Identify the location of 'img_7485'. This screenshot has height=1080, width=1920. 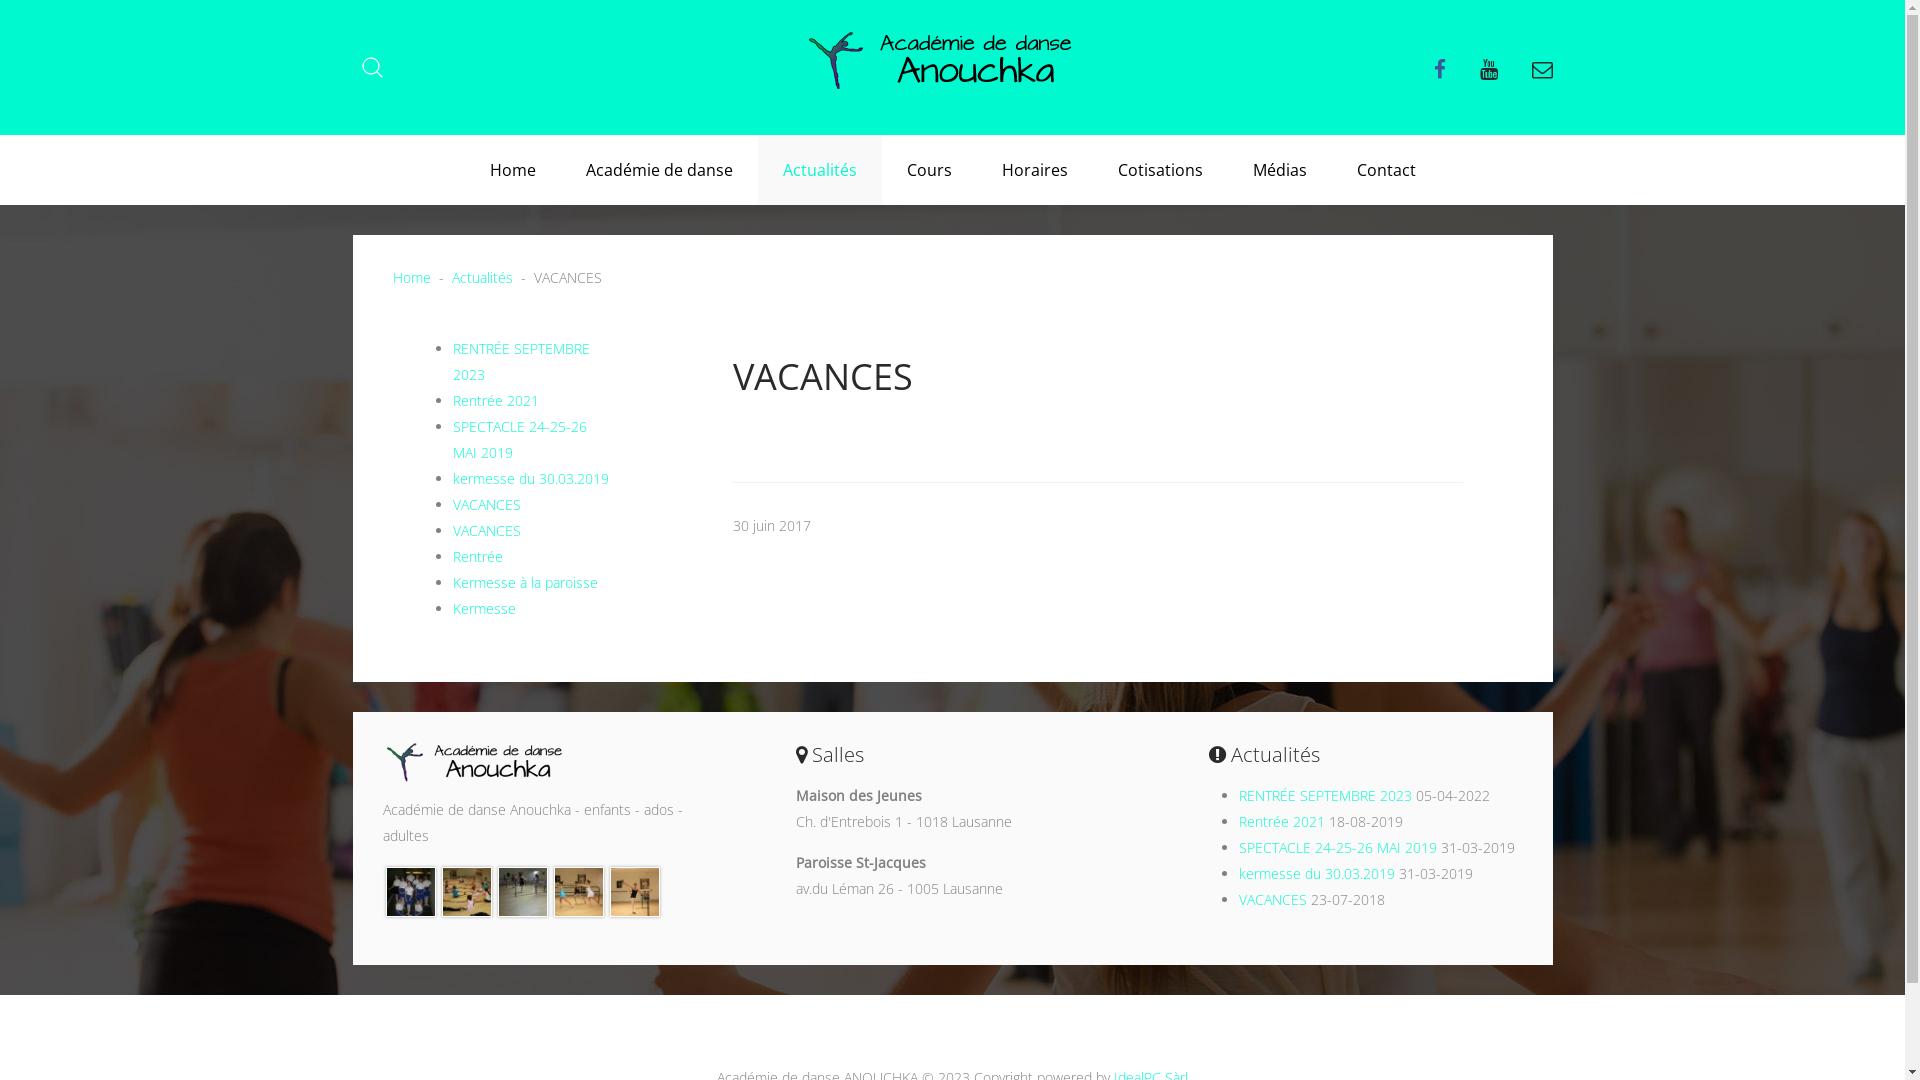
(465, 889).